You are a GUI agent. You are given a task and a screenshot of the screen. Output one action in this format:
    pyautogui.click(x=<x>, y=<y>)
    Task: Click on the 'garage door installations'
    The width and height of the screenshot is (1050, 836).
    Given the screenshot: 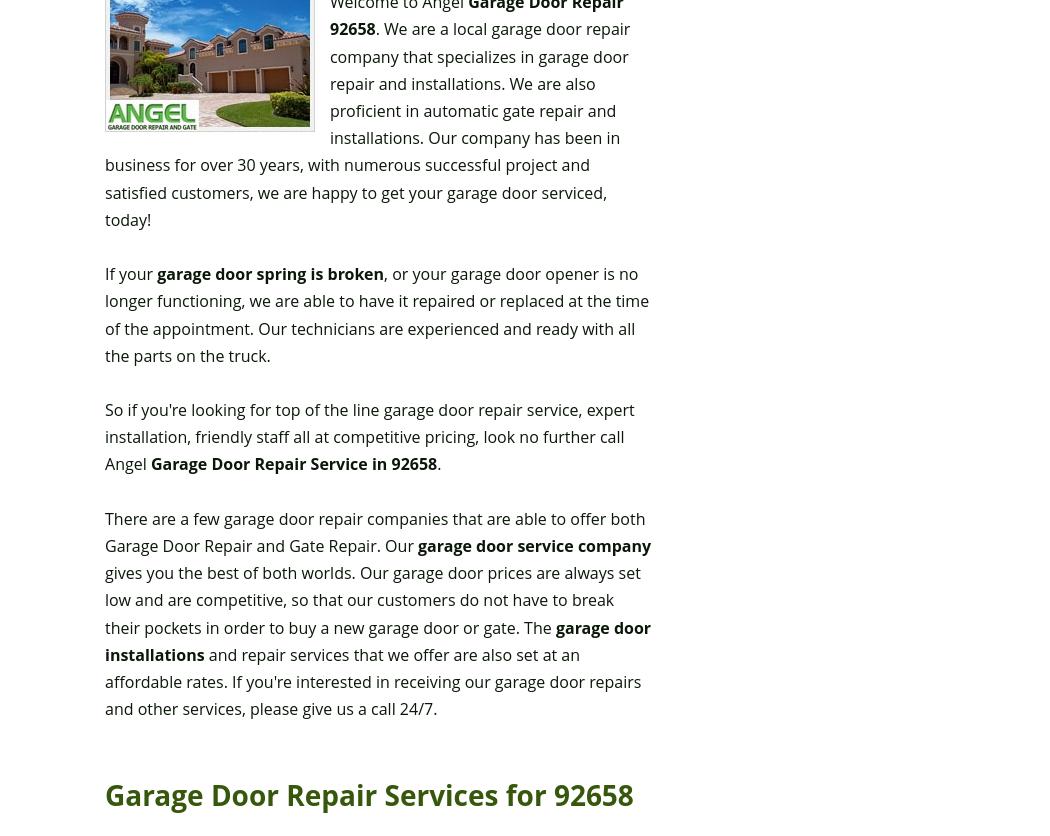 What is the action you would take?
    pyautogui.click(x=105, y=640)
    